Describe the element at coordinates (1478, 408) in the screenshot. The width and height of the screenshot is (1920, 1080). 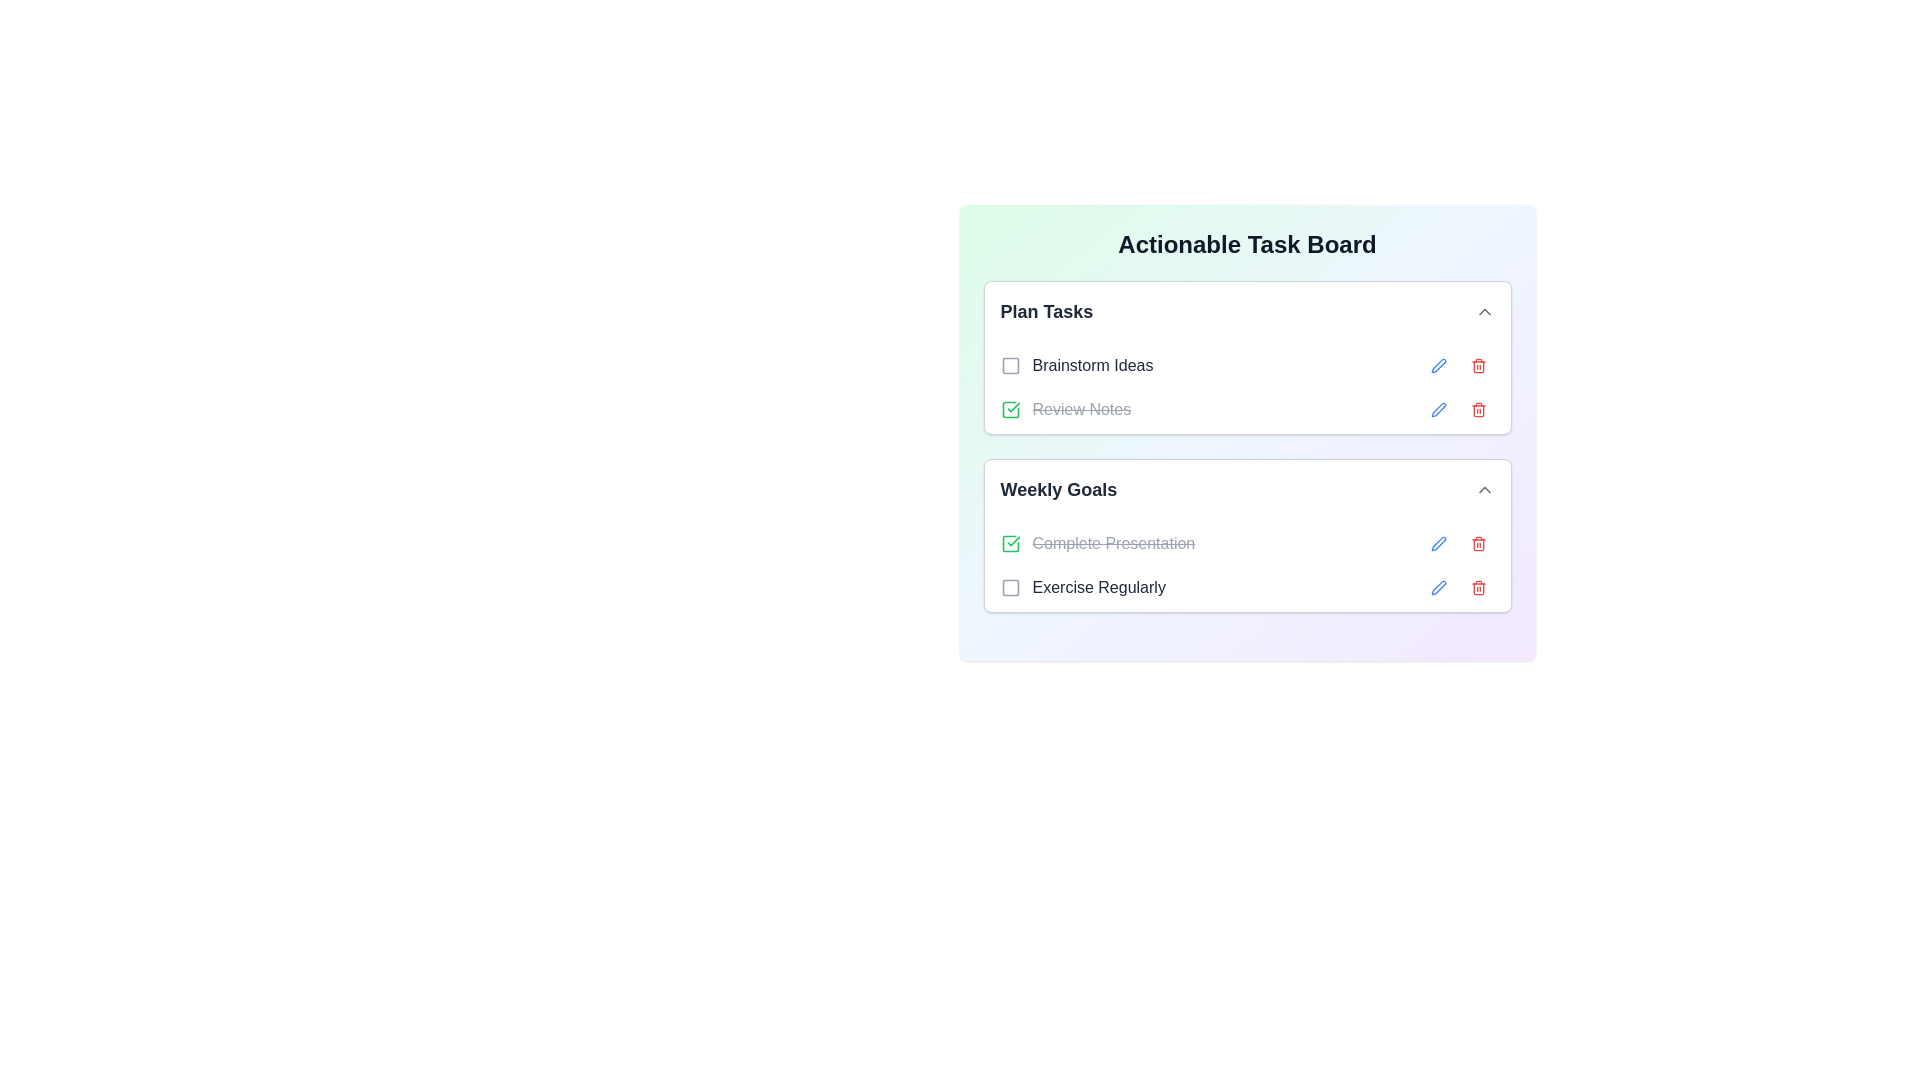
I see `the trash/delete icon button positioned as the second interactive button in the action button group` at that location.